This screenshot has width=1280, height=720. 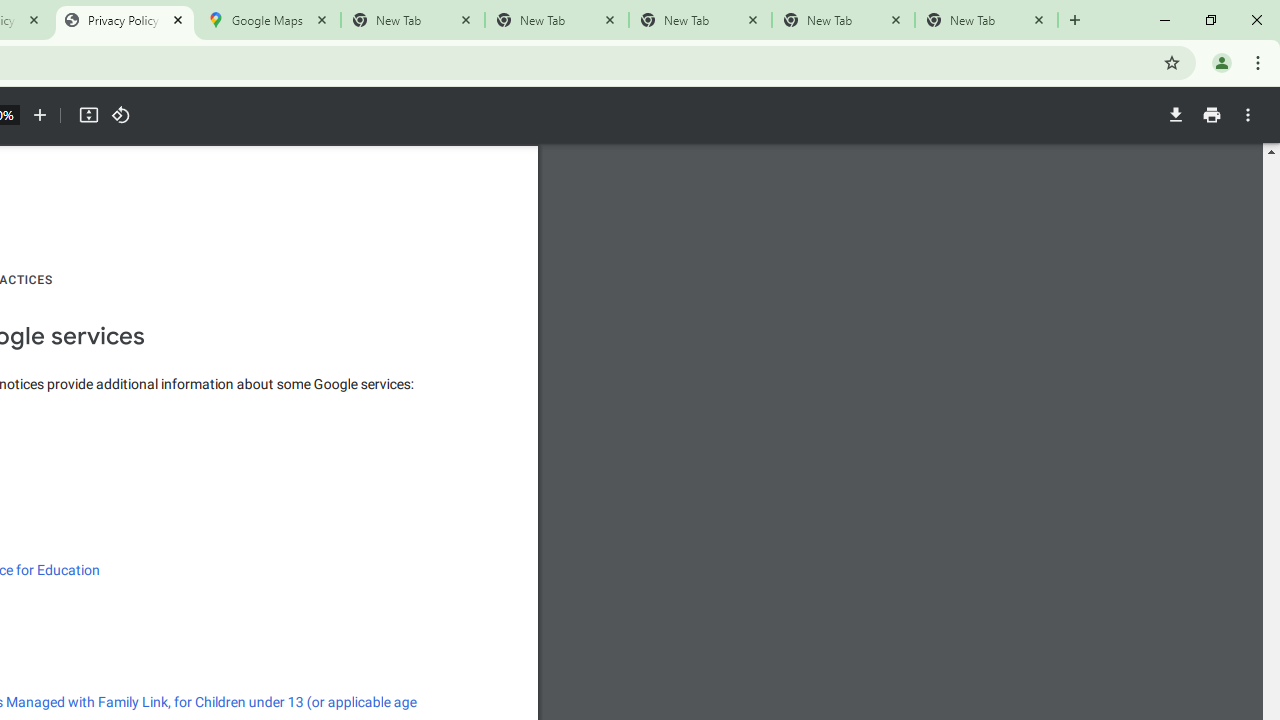 What do you see at coordinates (87, 115) in the screenshot?
I see `'Fit to page'` at bounding box center [87, 115].